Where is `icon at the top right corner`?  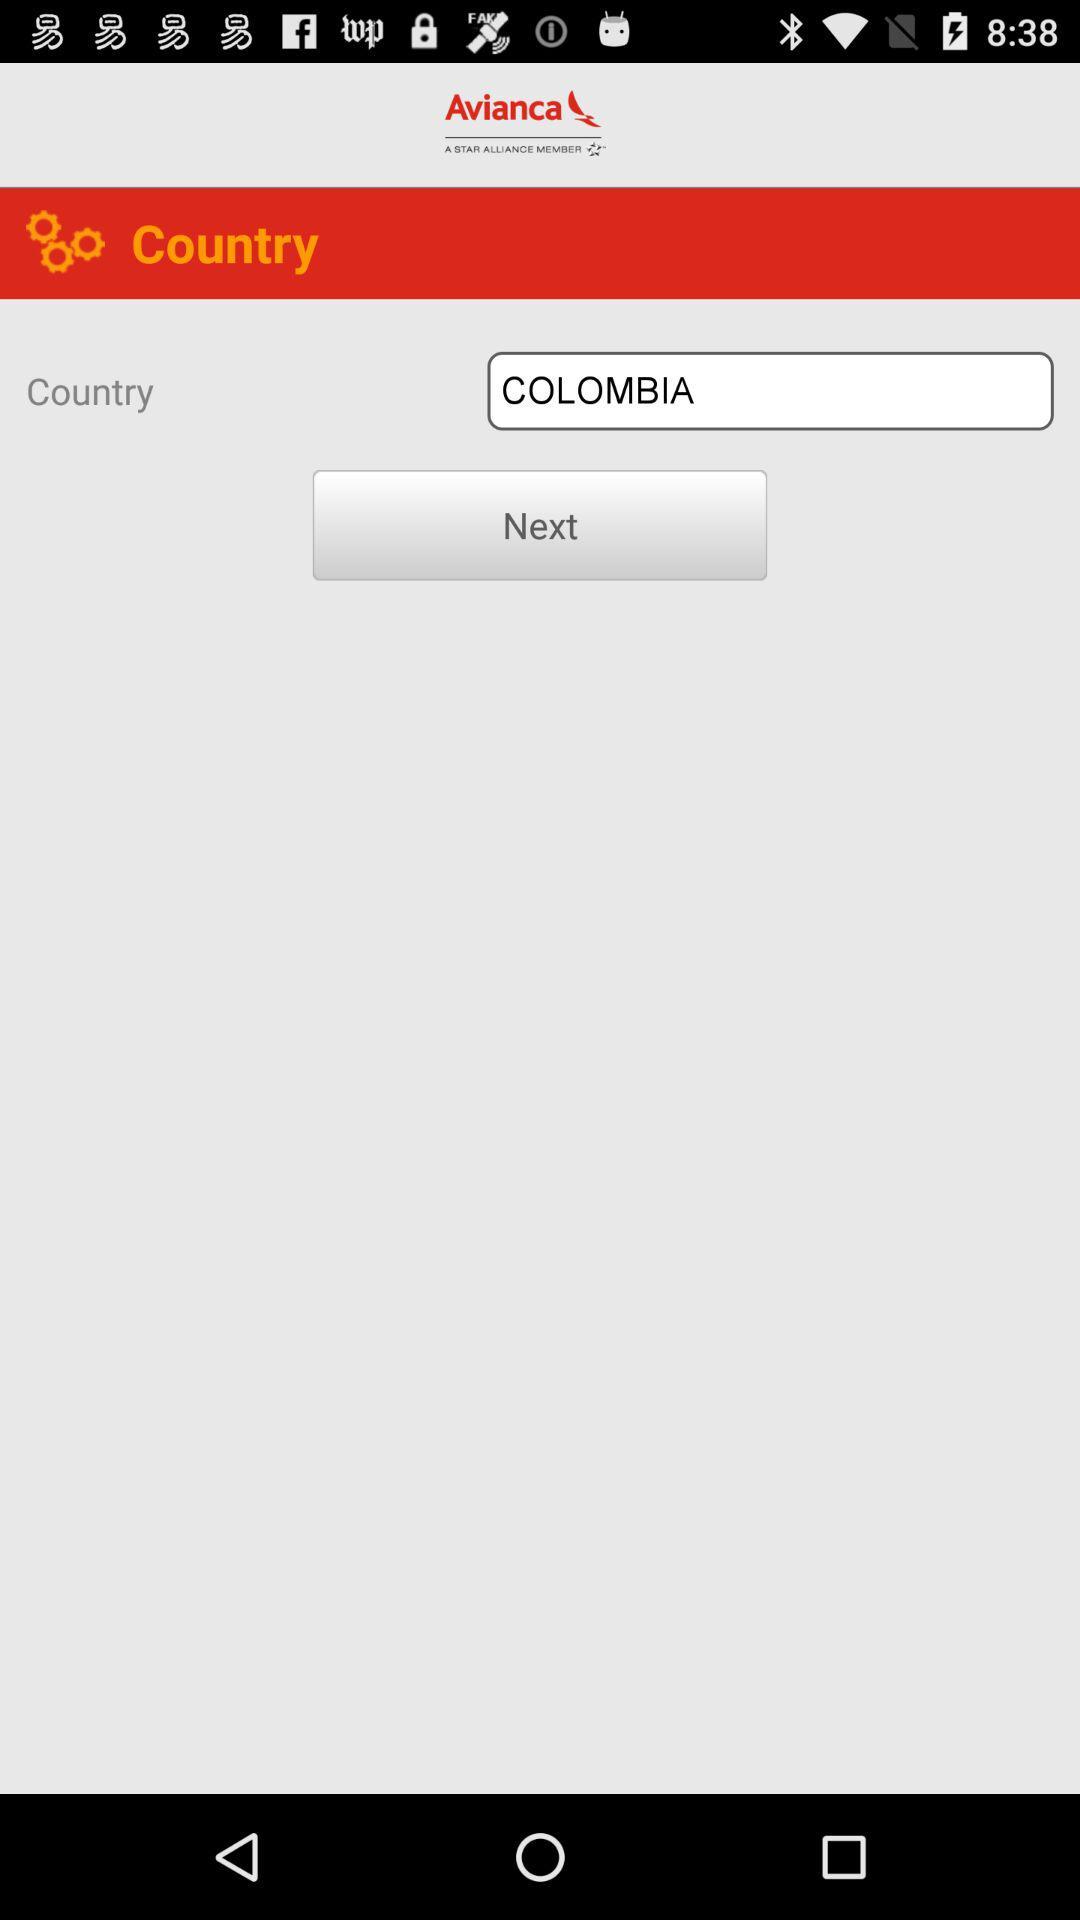
icon at the top right corner is located at coordinates (769, 391).